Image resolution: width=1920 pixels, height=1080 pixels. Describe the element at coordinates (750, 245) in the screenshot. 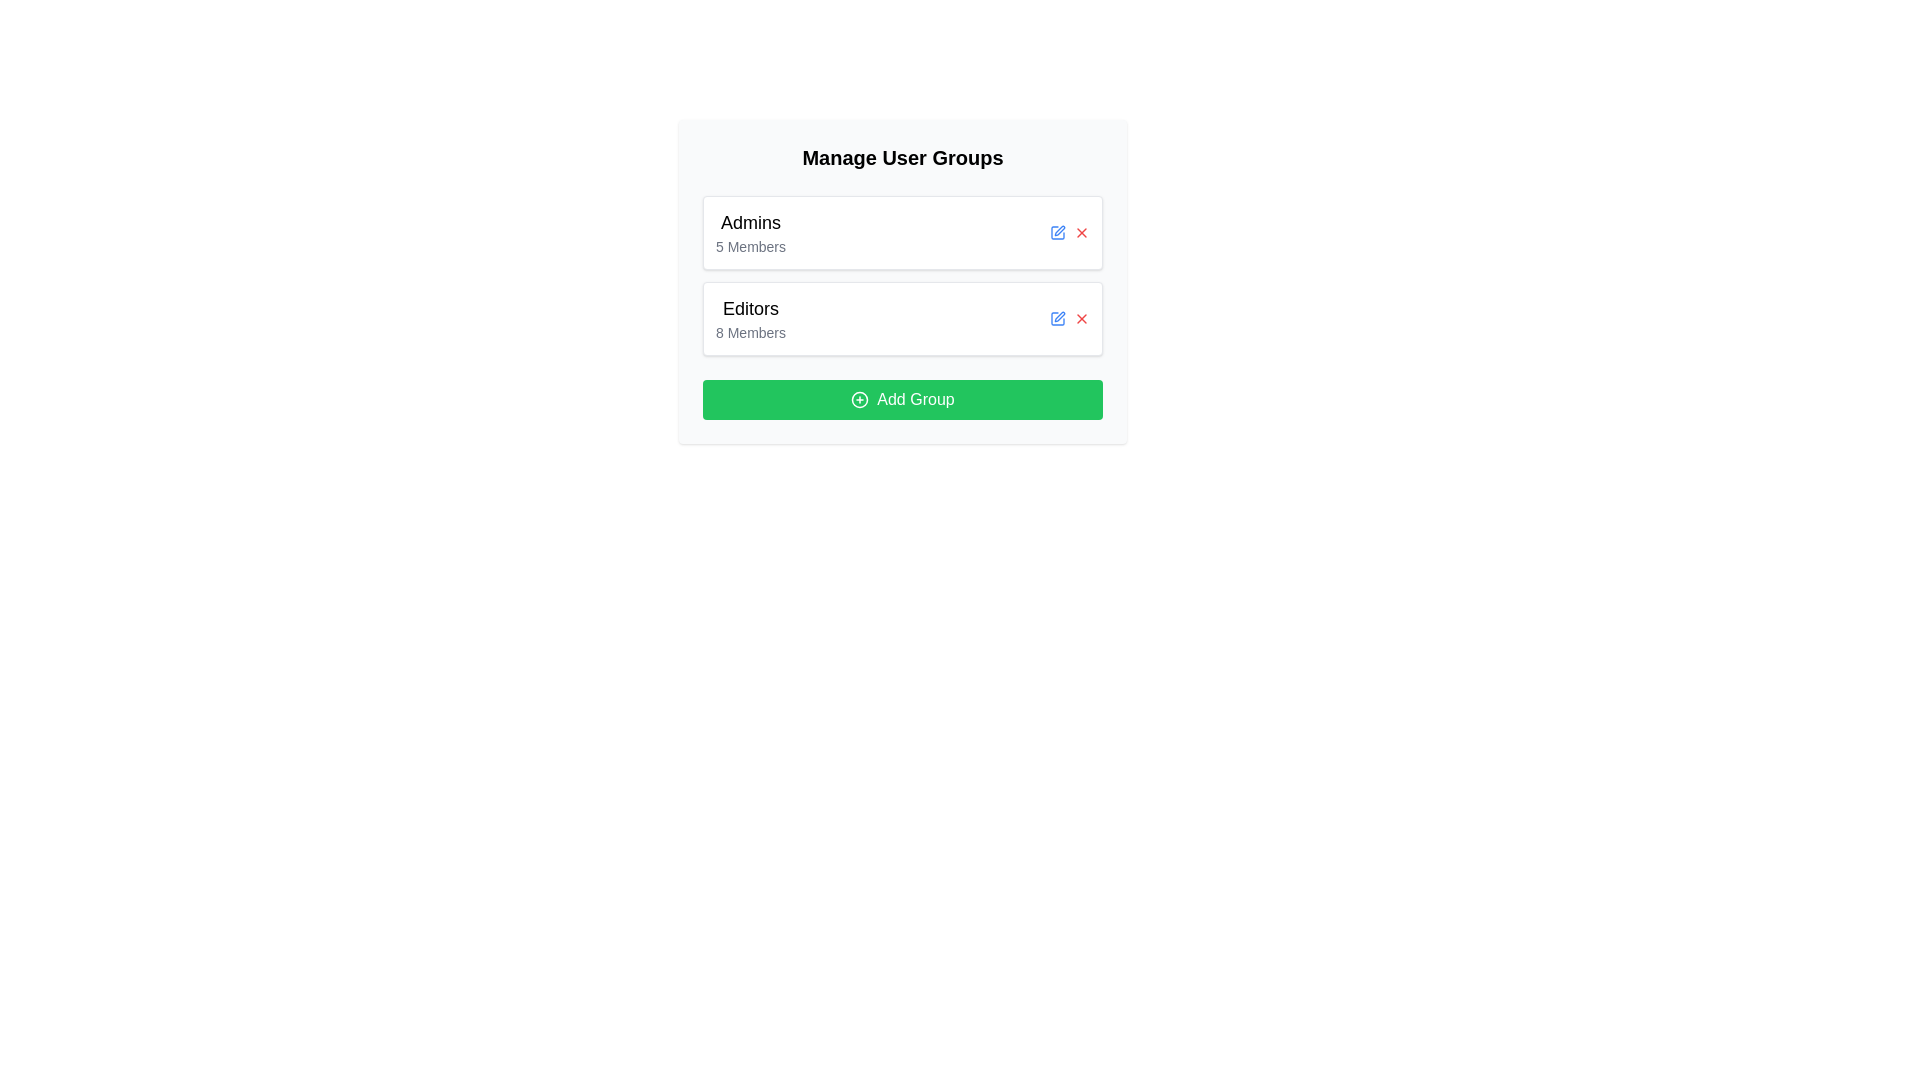

I see `the informational static text label that displays the number of members in the 'Admins' group, located below the 'Admins' text in the grouped layout` at that location.